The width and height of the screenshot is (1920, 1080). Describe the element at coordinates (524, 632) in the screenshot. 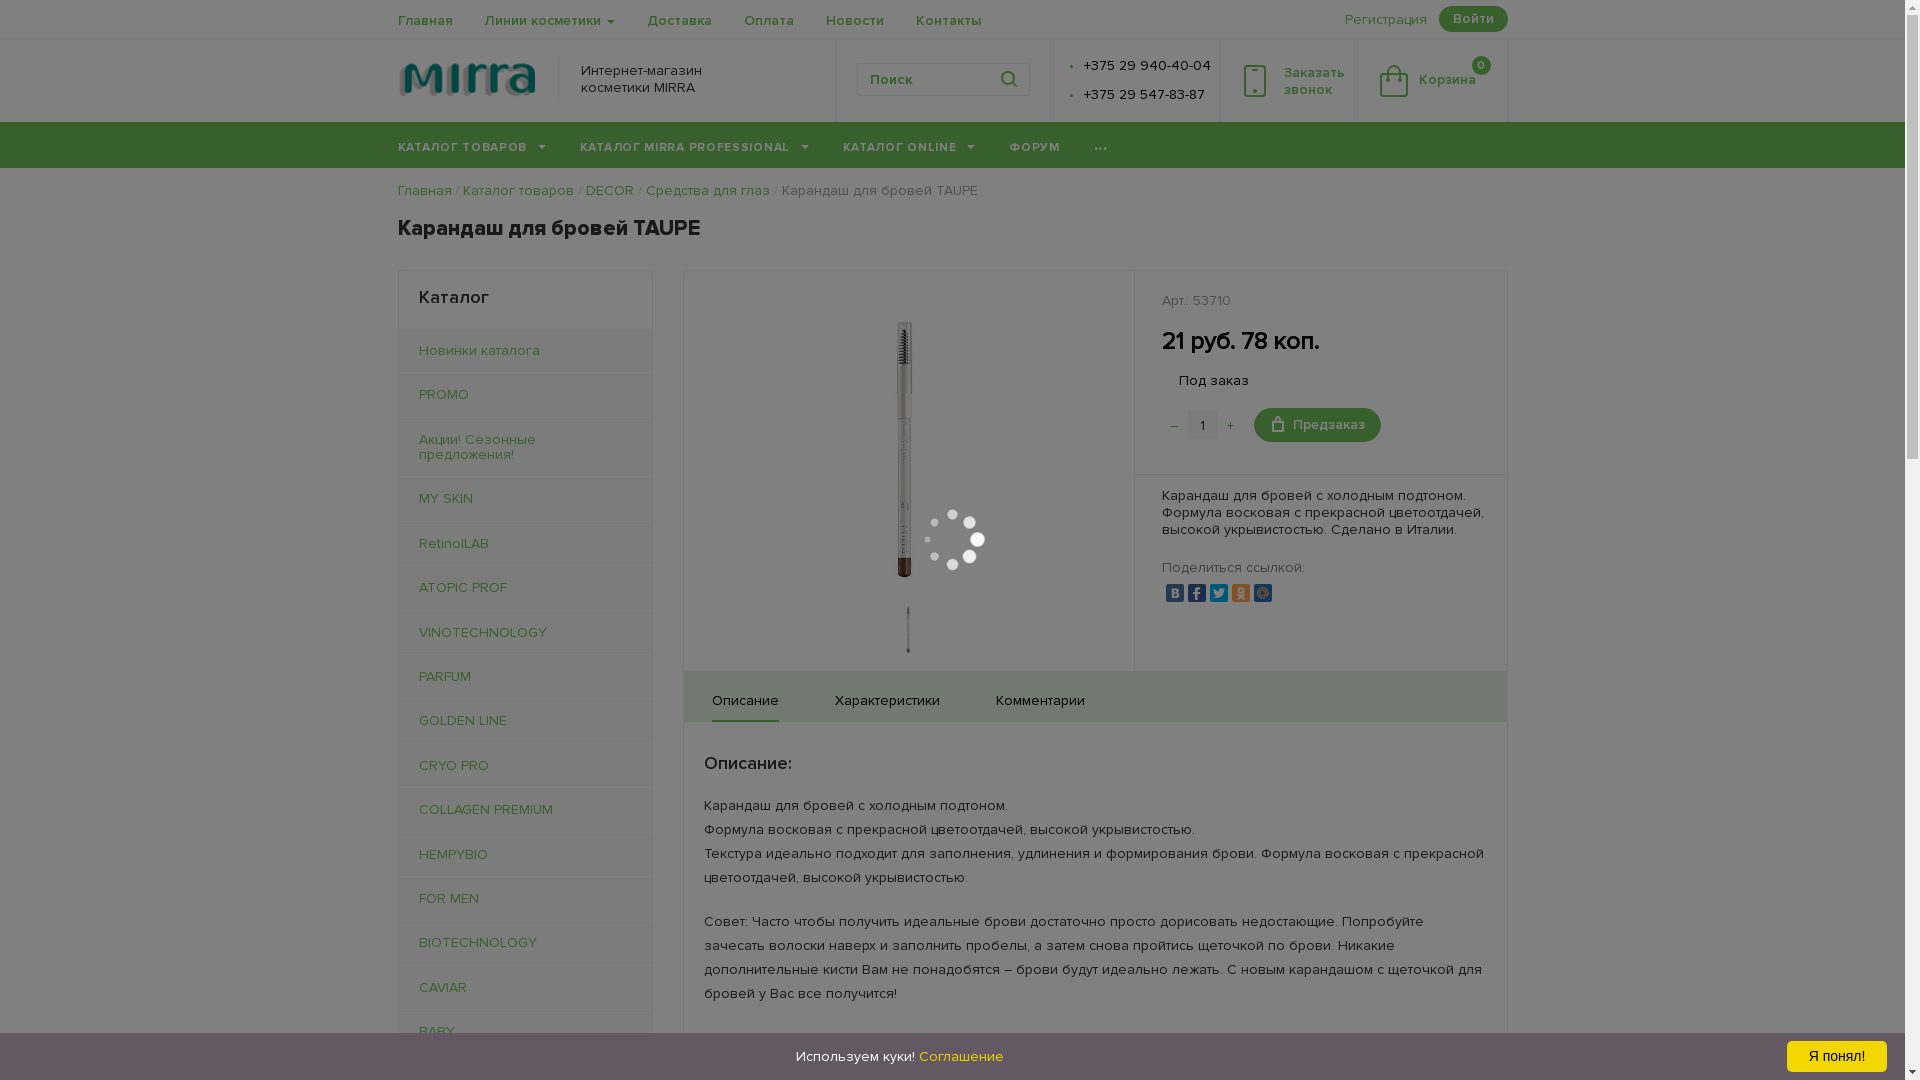

I see `'VINOTECHNOLOGY'` at that location.